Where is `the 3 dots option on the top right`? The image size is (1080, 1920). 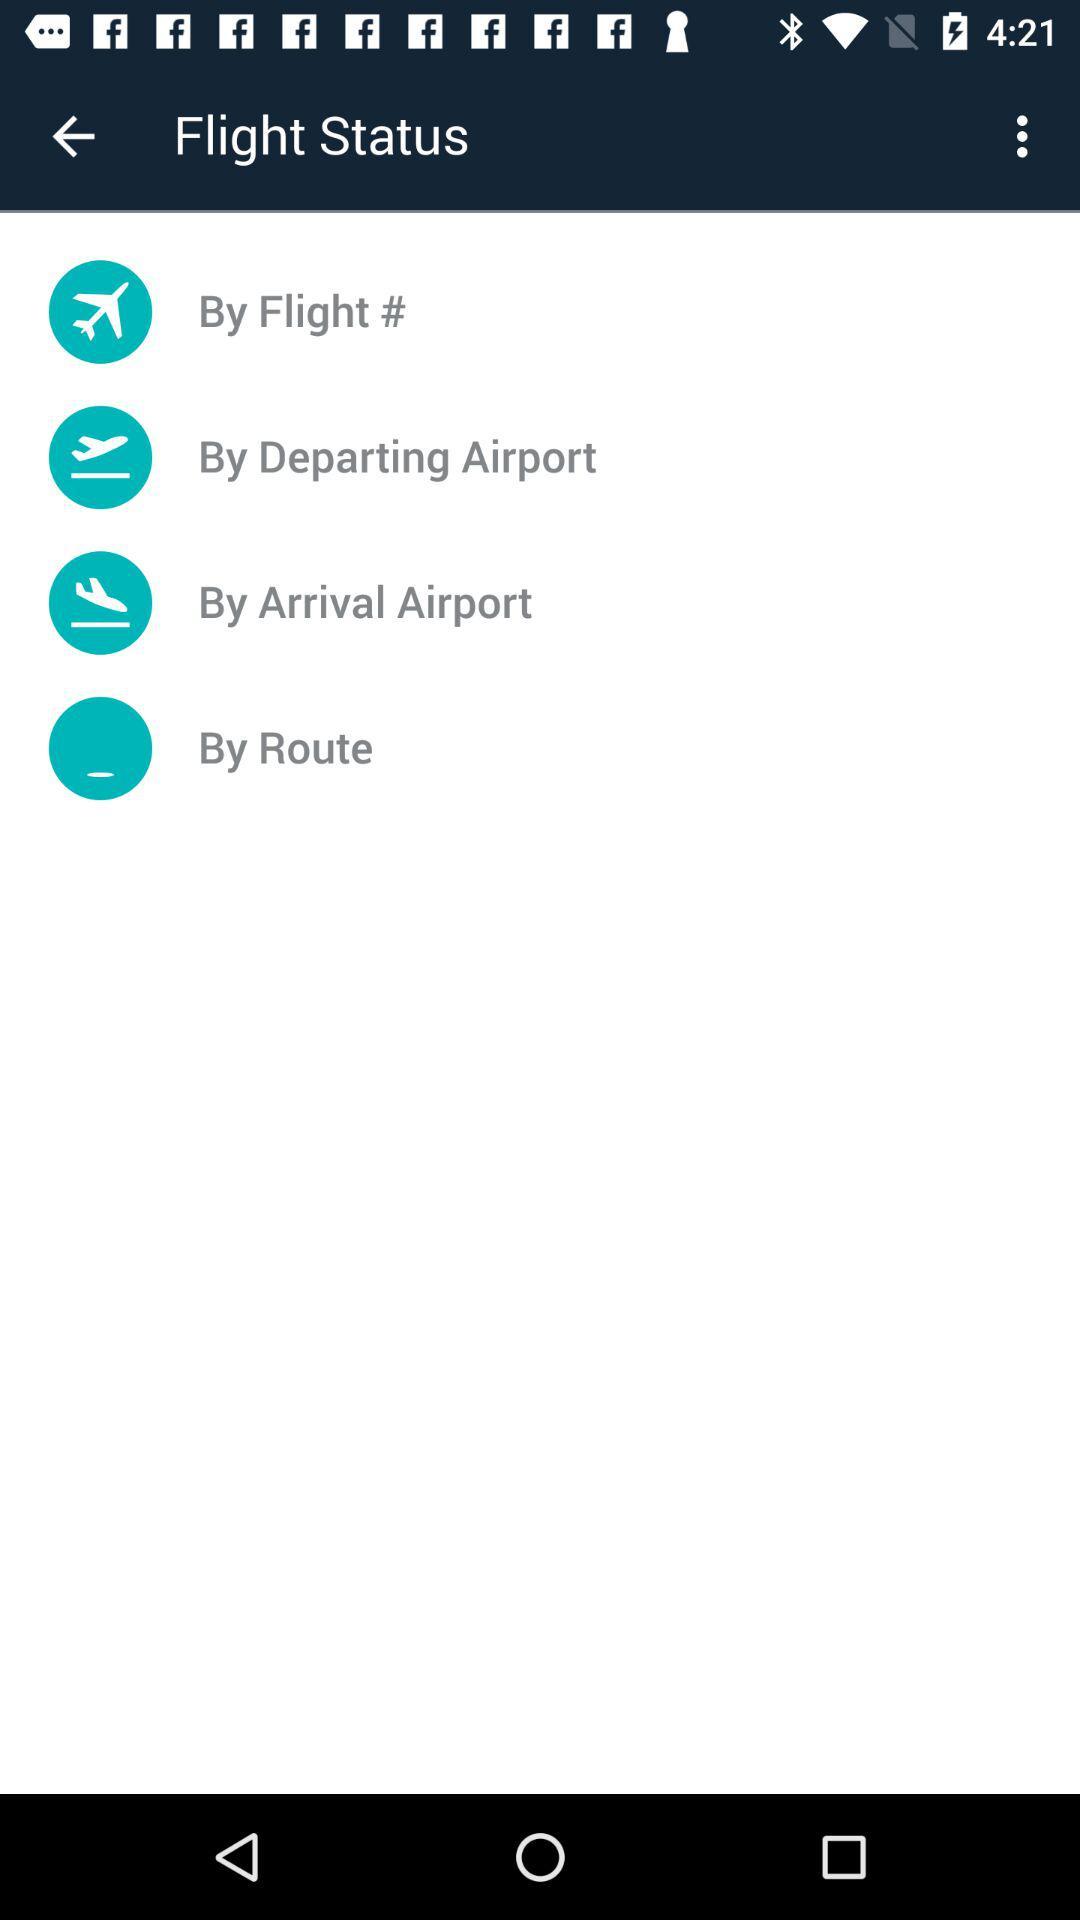 the 3 dots option on the top right is located at coordinates (1027, 136).